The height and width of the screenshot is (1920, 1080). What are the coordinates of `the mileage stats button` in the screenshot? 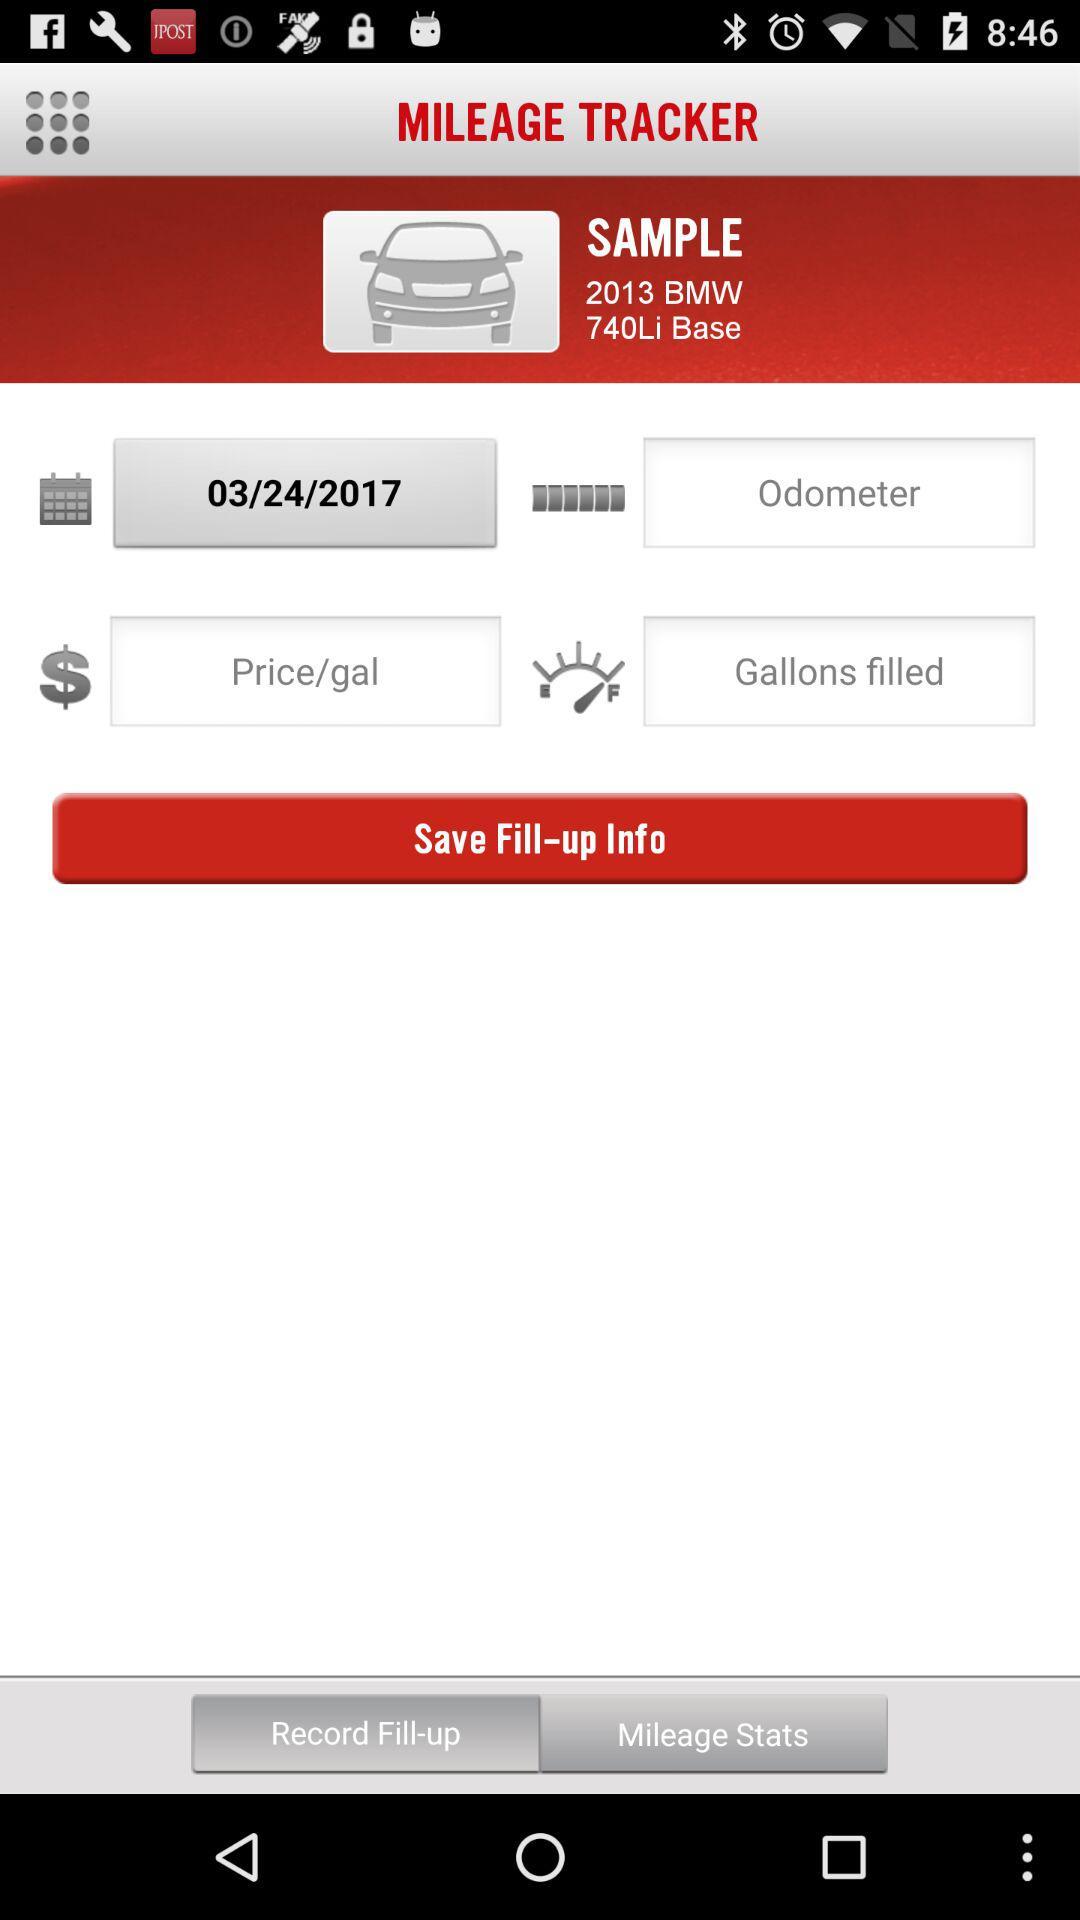 It's located at (712, 1733).